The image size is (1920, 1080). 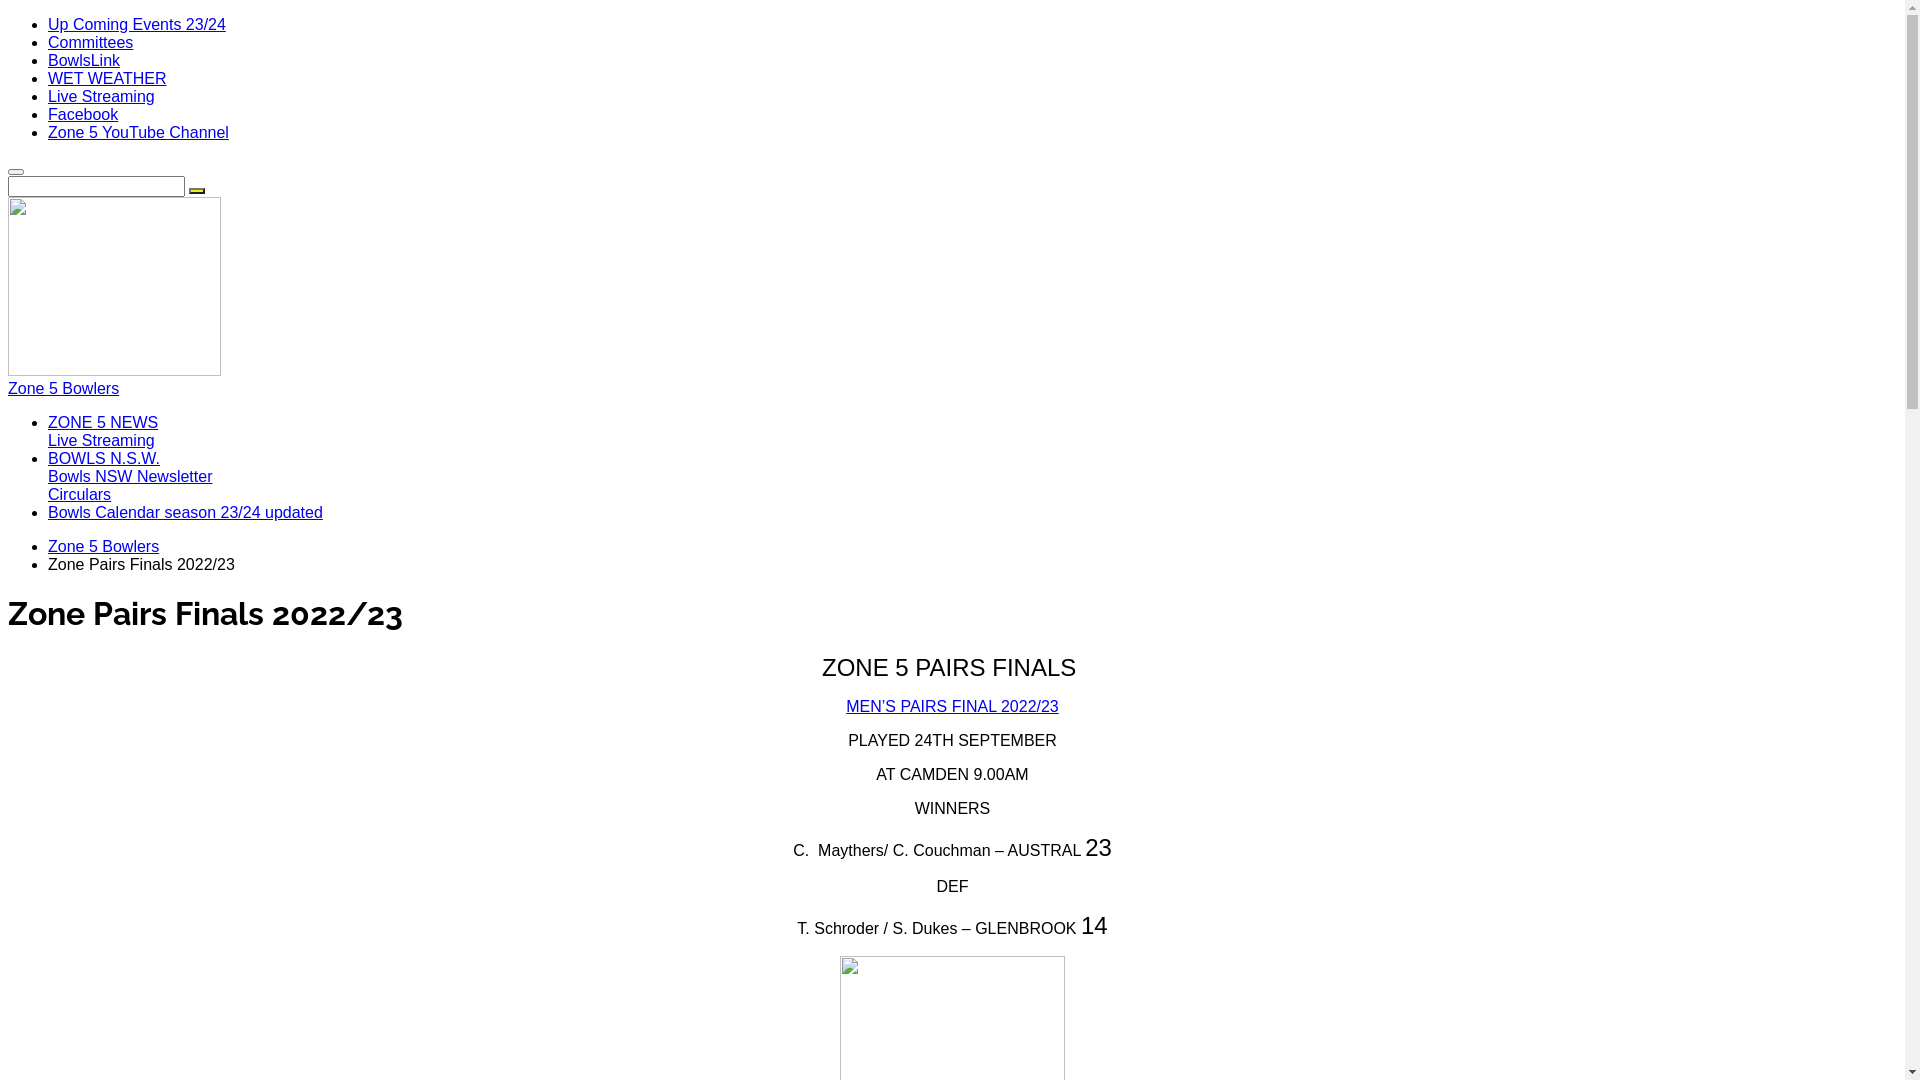 I want to click on 'Circulars', so click(x=79, y=494).